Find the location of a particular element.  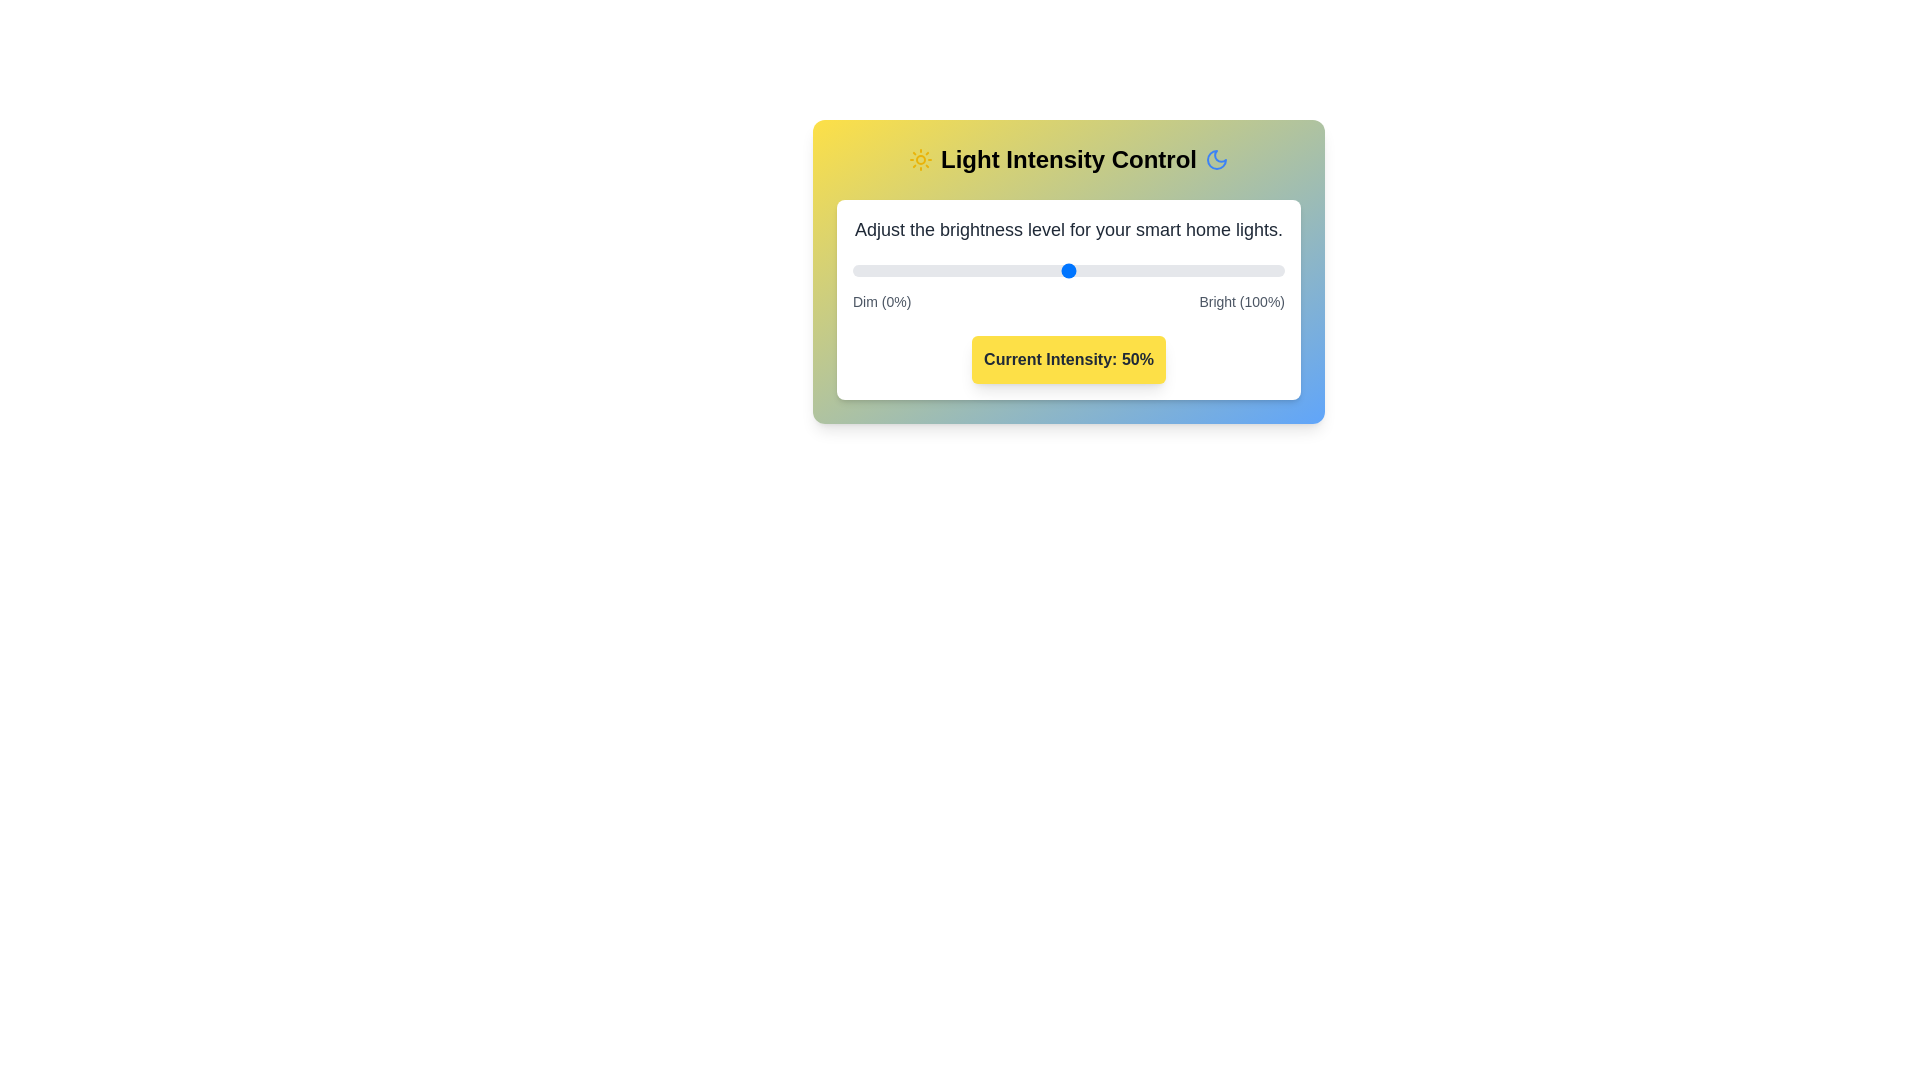

the light intensity to 36% by dragging the slider is located at coordinates (1008, 270).